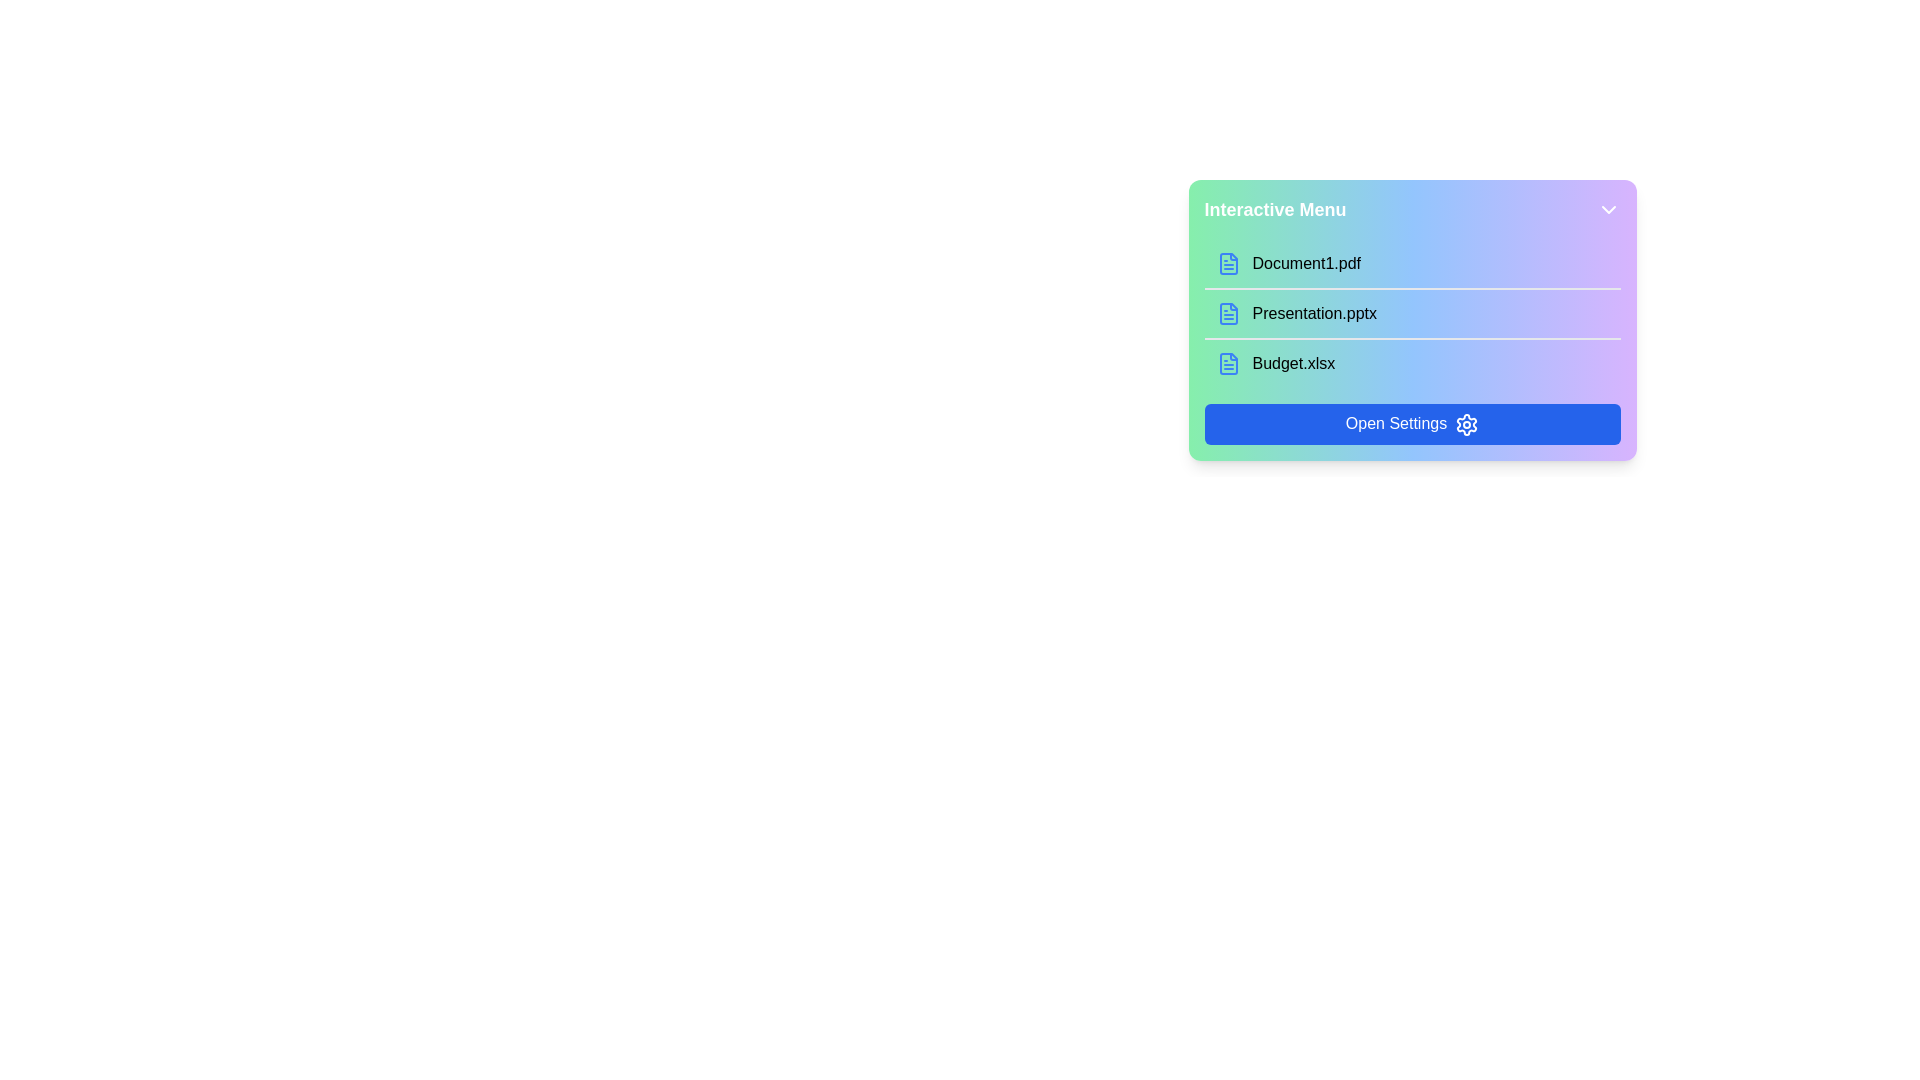 This screenshot has height=1080, width=1920. Describe the element at coordinates (1227, 363) in the screenshot. I see `the document file icon, which is a static graphical representation with a blue outline, located to the left of the text 'Budget.xlsx' in the third row of the document menu` at that location.